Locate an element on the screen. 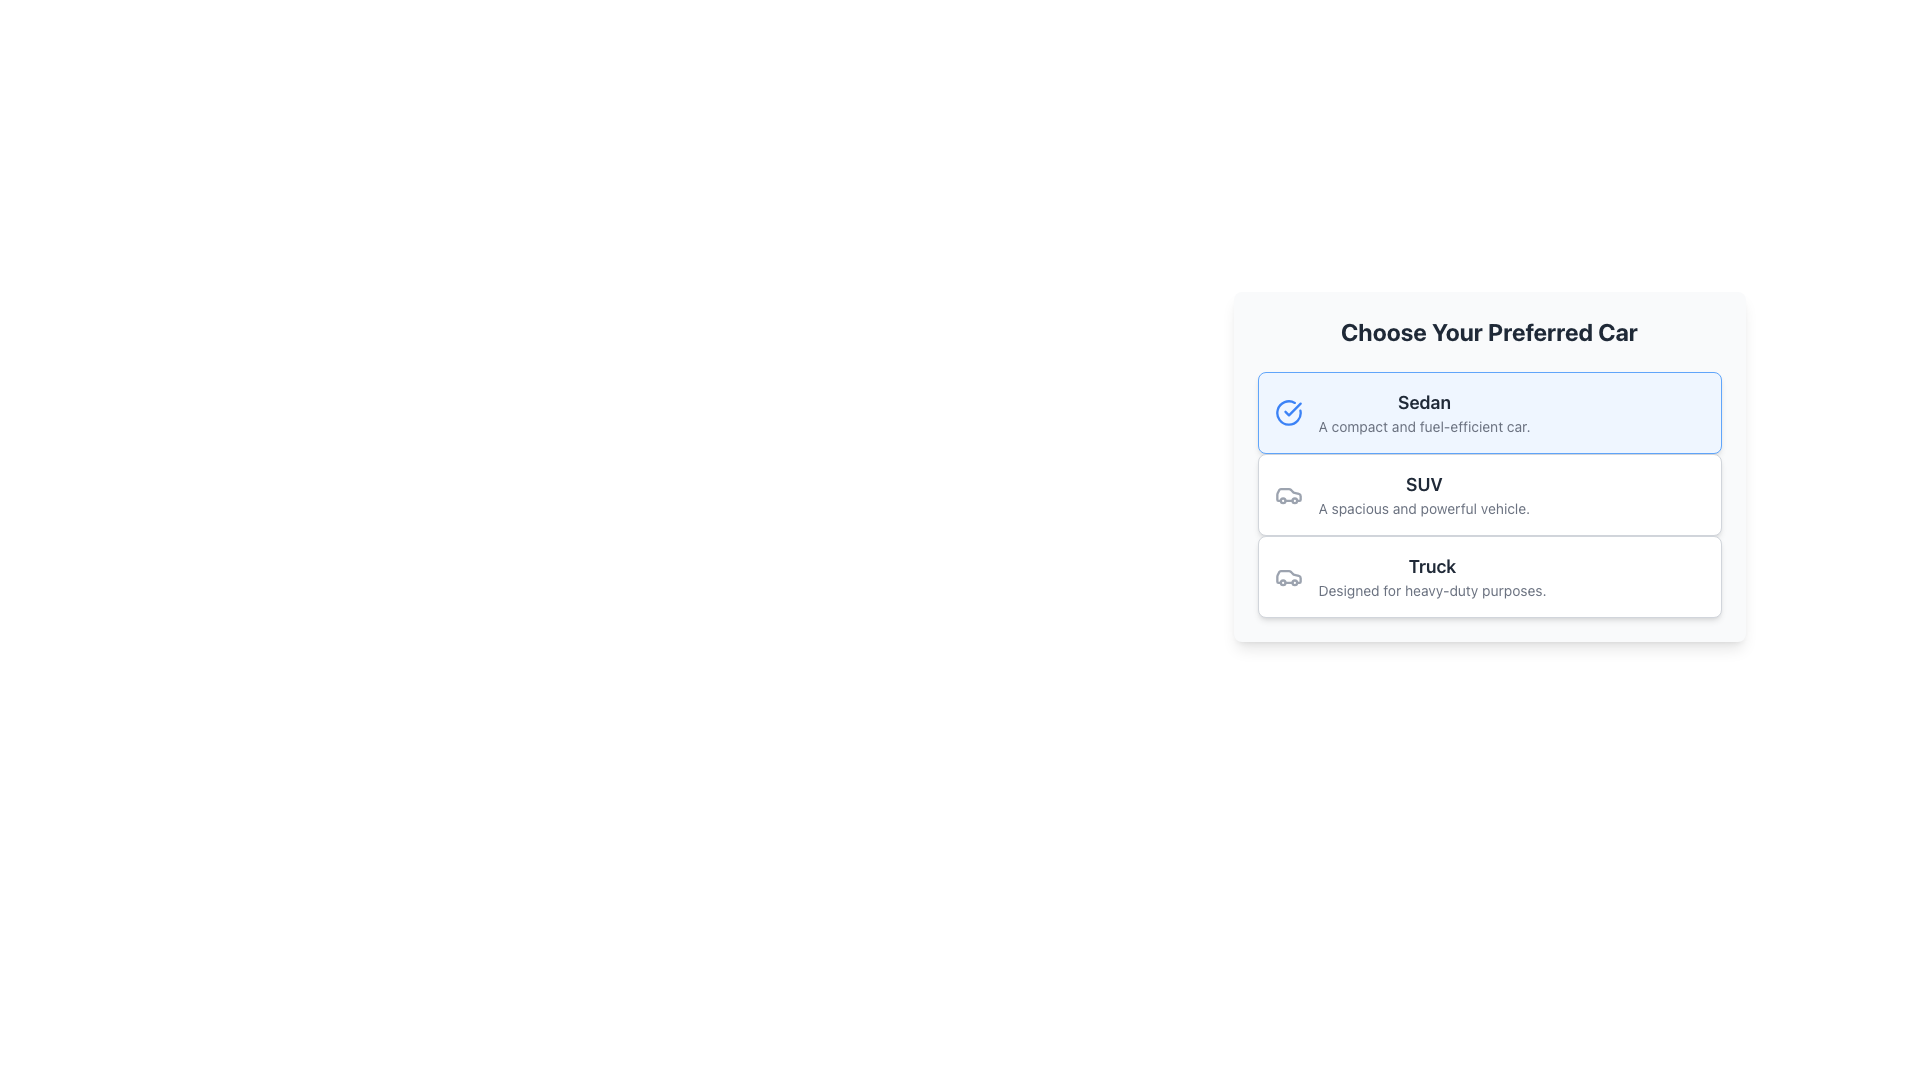 The width and height of the screenshot is (1920, 1080). the supplementary information text located immediately below the title 'Sedan' in the highlighted selection box is located at coordinates (1423, 426).